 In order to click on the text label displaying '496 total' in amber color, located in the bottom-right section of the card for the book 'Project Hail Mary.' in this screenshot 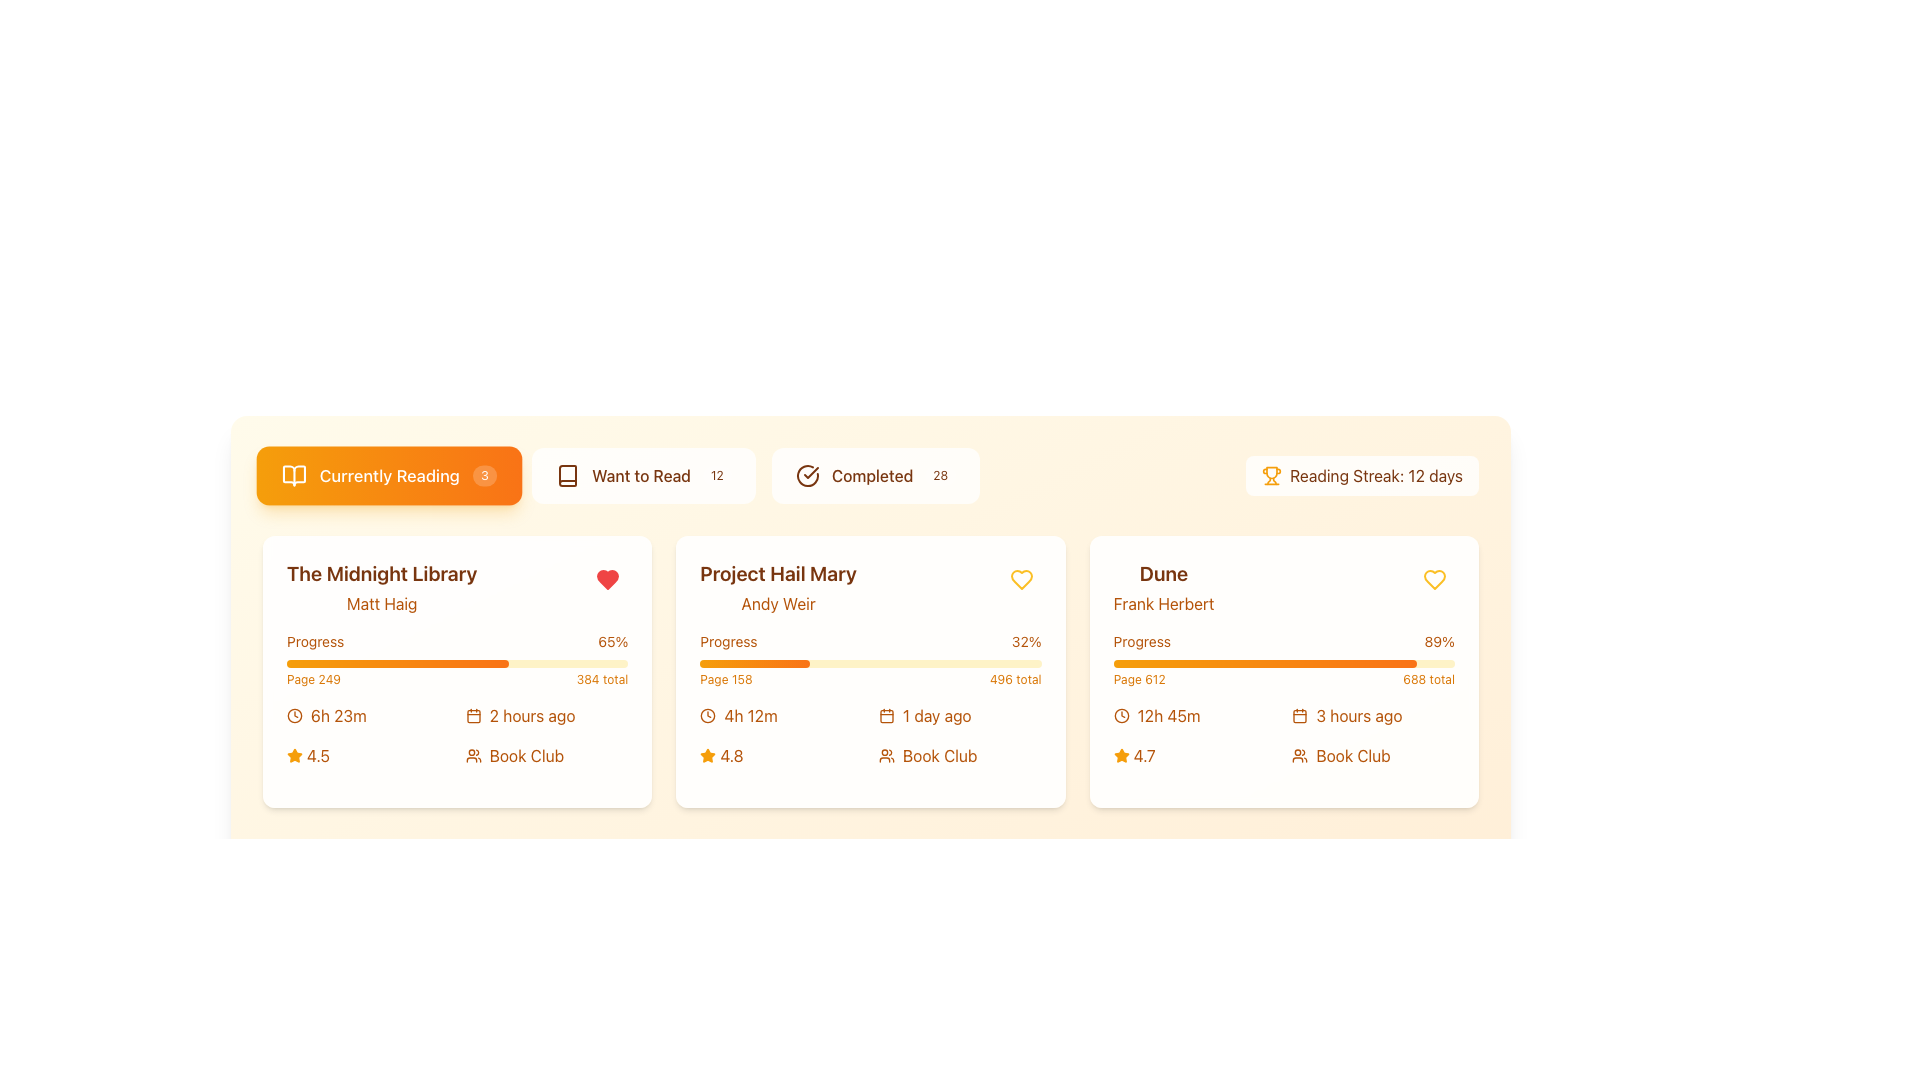, I will do `click(1015, 678)`.